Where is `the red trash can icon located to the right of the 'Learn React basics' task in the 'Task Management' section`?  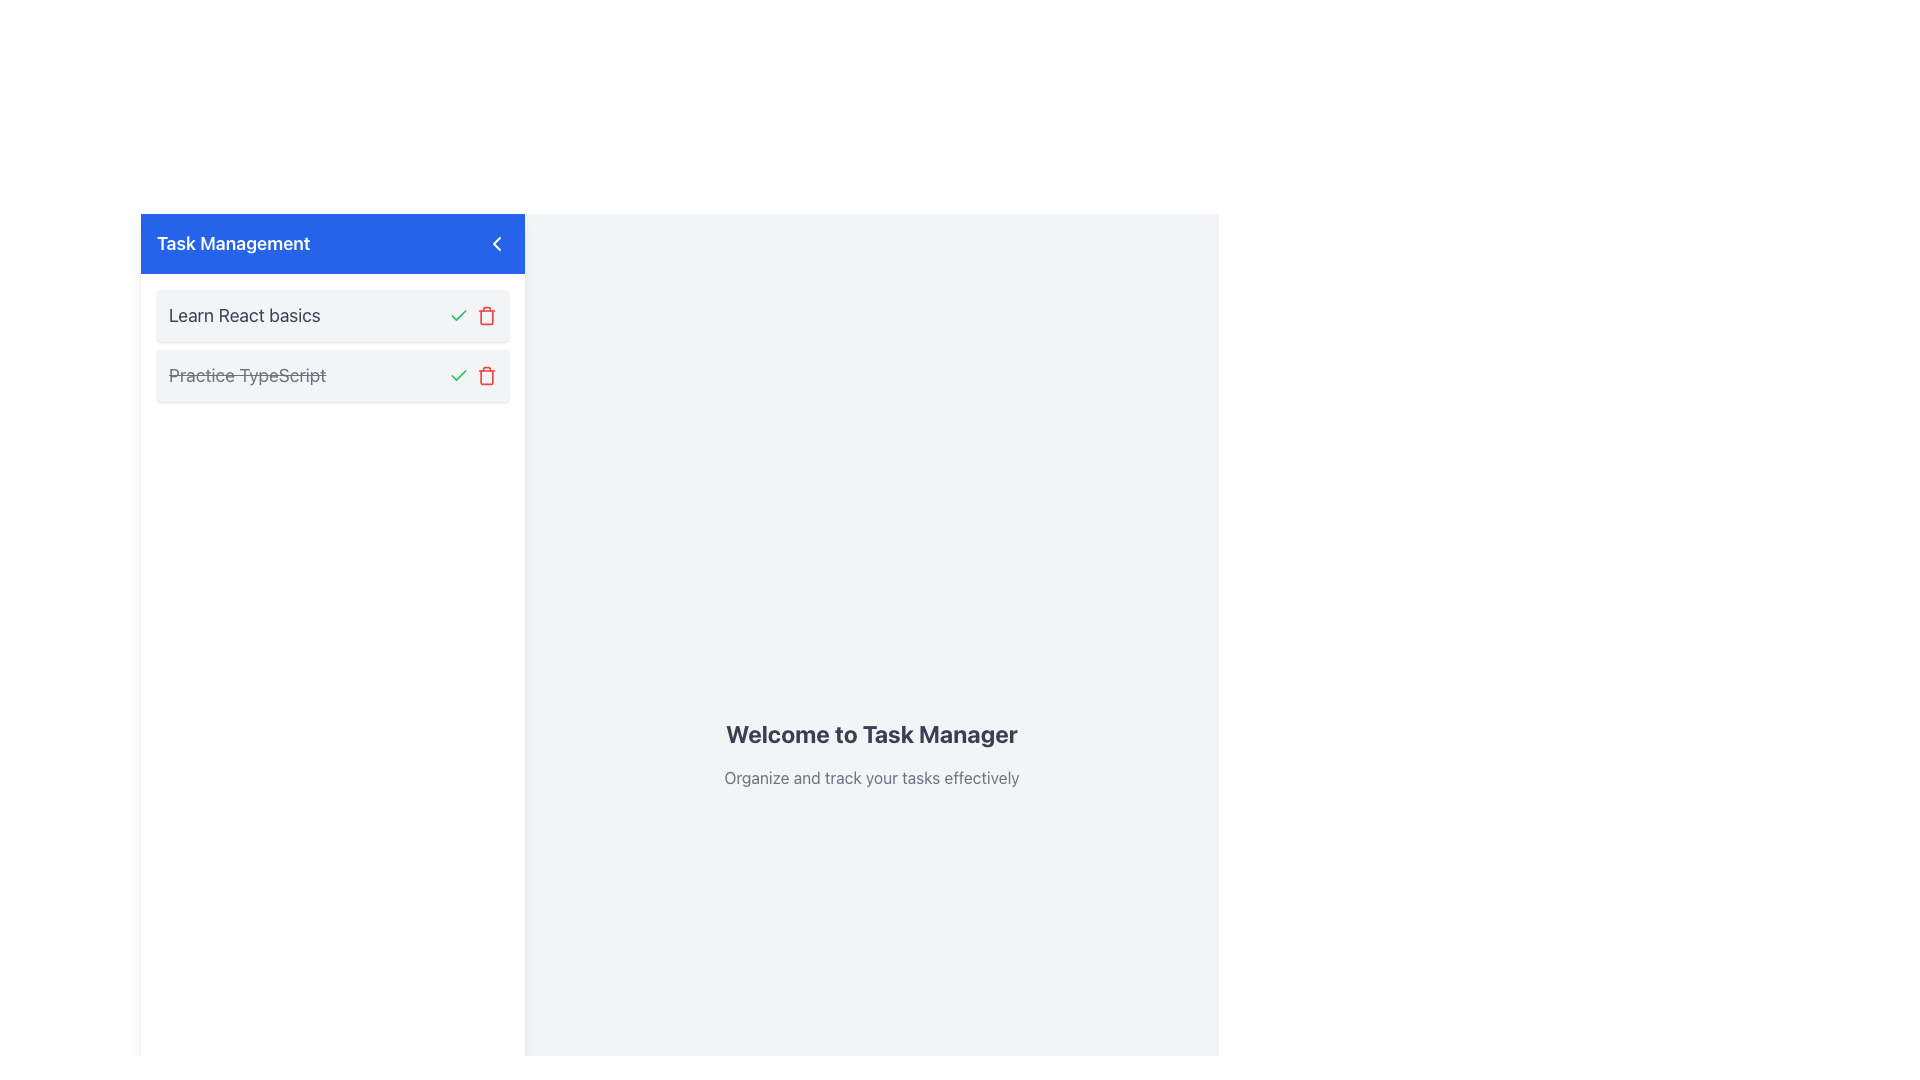
the red trash can icon located to the right of the 'Learn React basics' task in the 'Task Management' section is located at coordinates (486, 375).